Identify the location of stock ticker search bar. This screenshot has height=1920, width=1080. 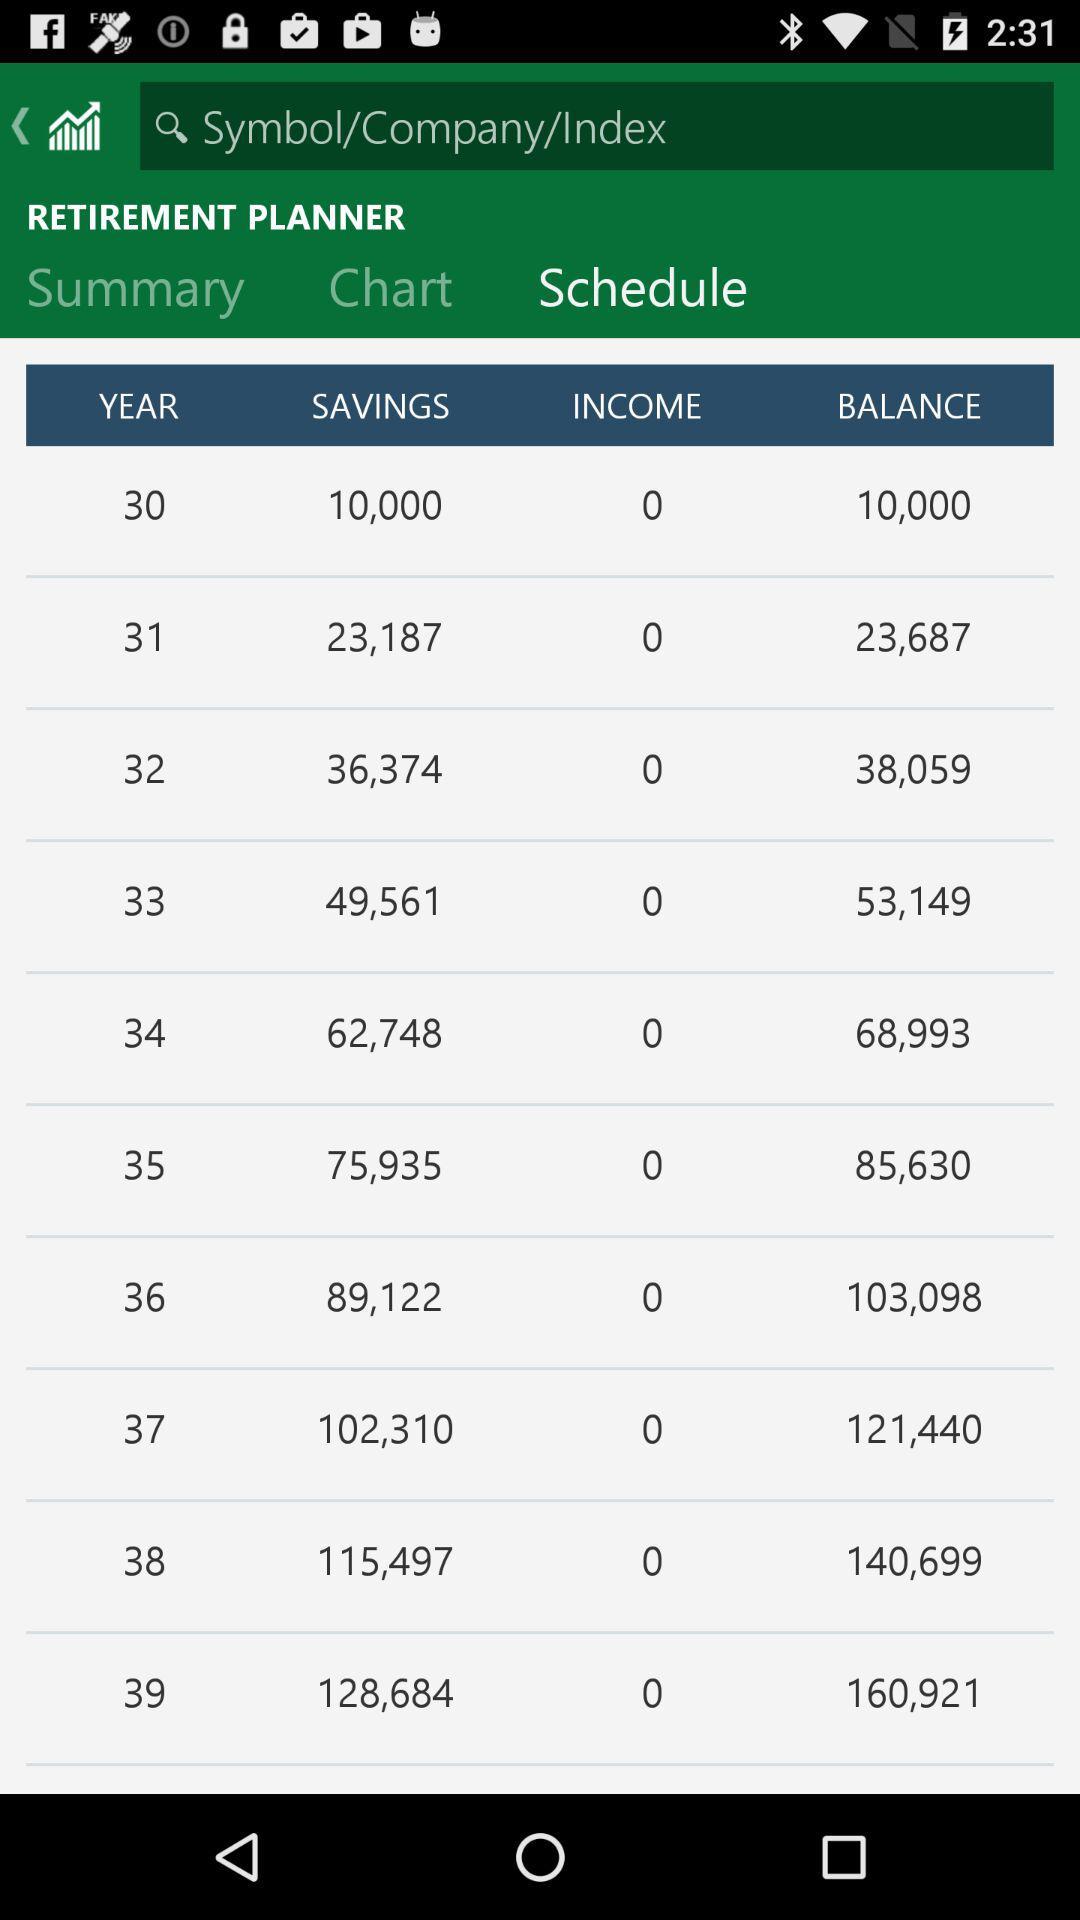
(596, 124).